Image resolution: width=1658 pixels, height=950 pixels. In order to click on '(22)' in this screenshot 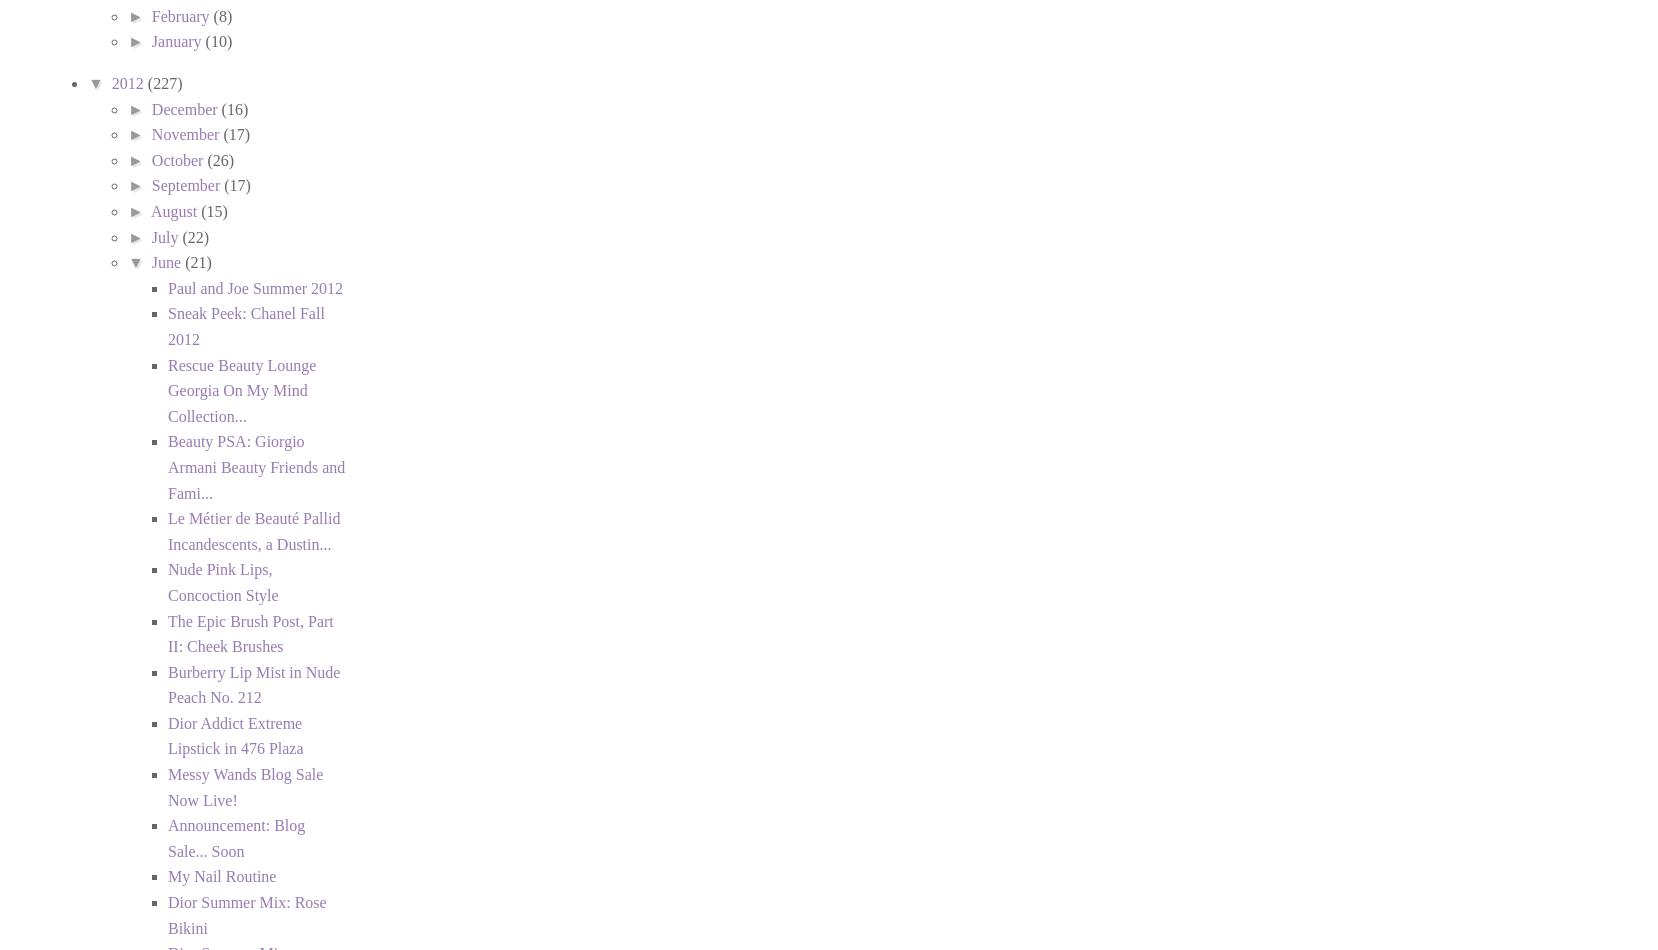, I will do `click(195, 236)`.